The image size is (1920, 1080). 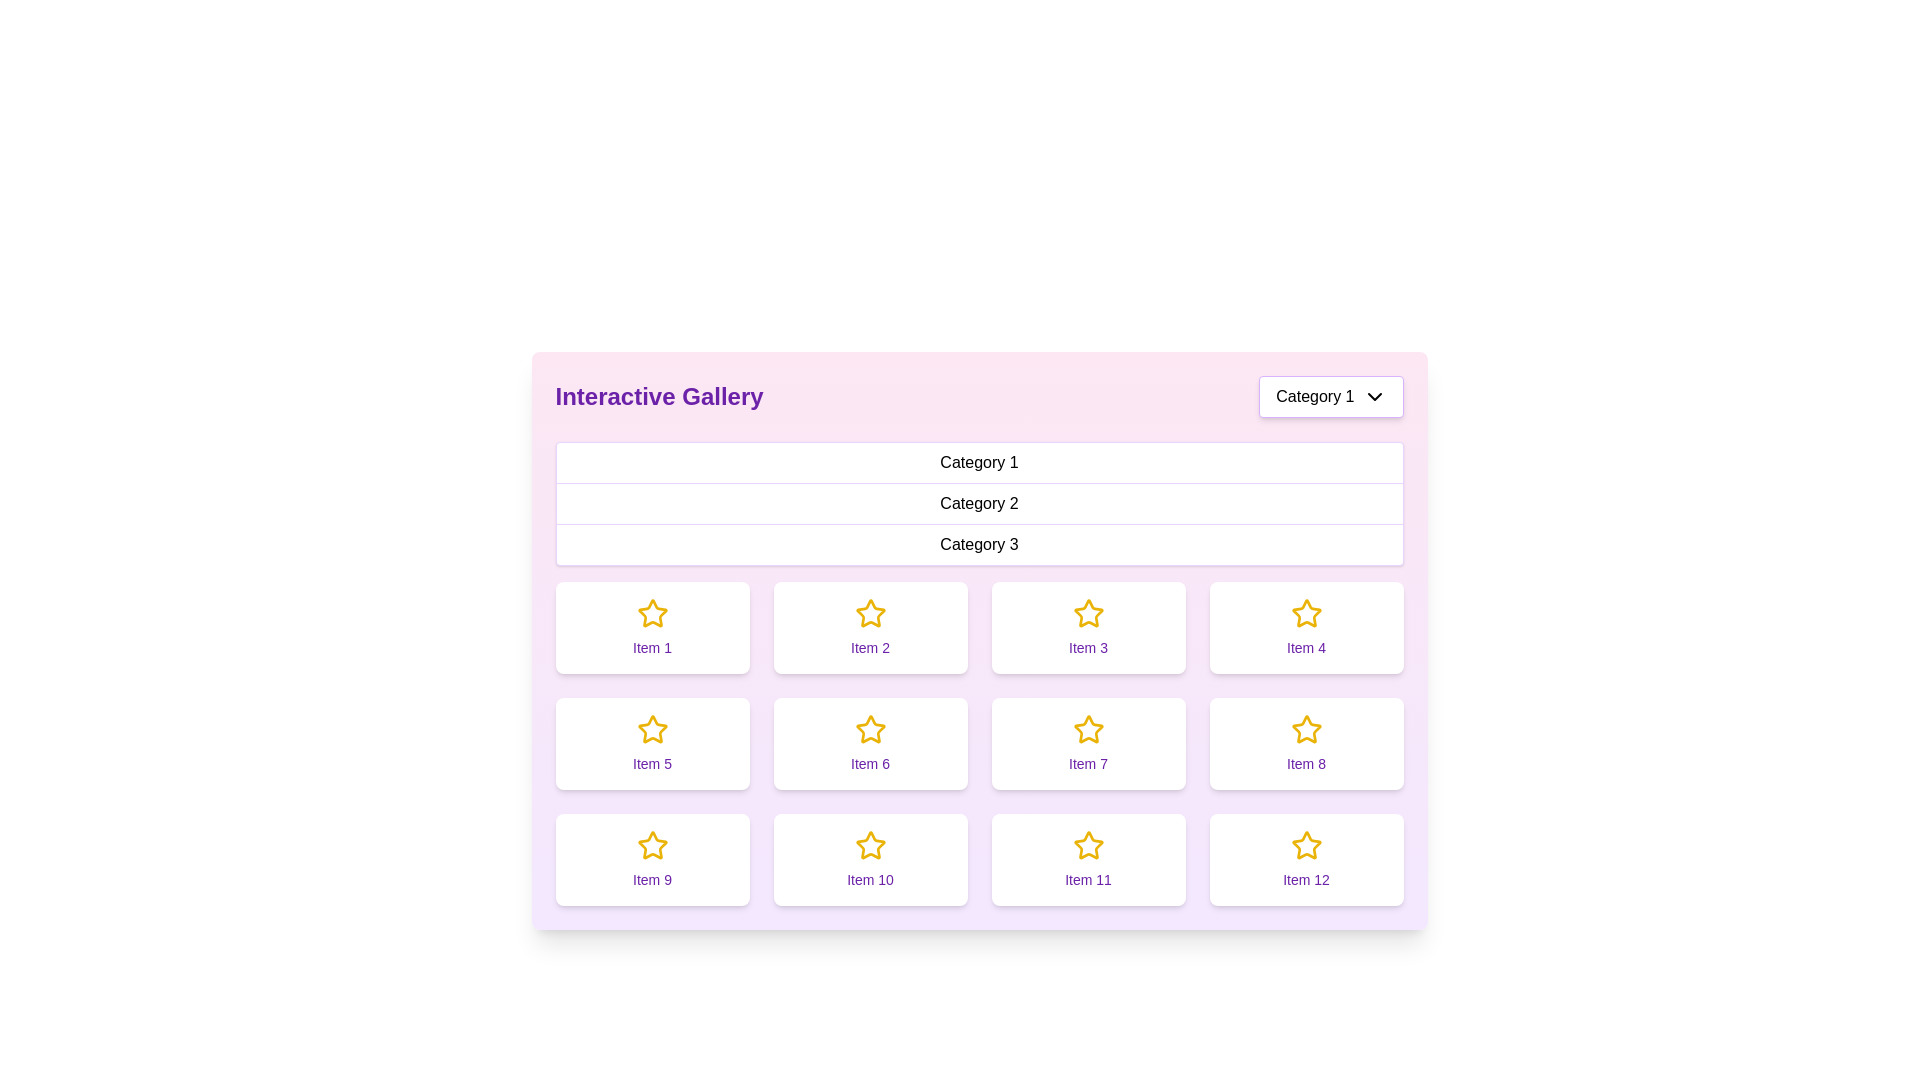 I want to click on the third item in the second row of the gallery-style layout card, which is located below 'Item 3' and above 'Item 11', so click(x=1087, y=744).